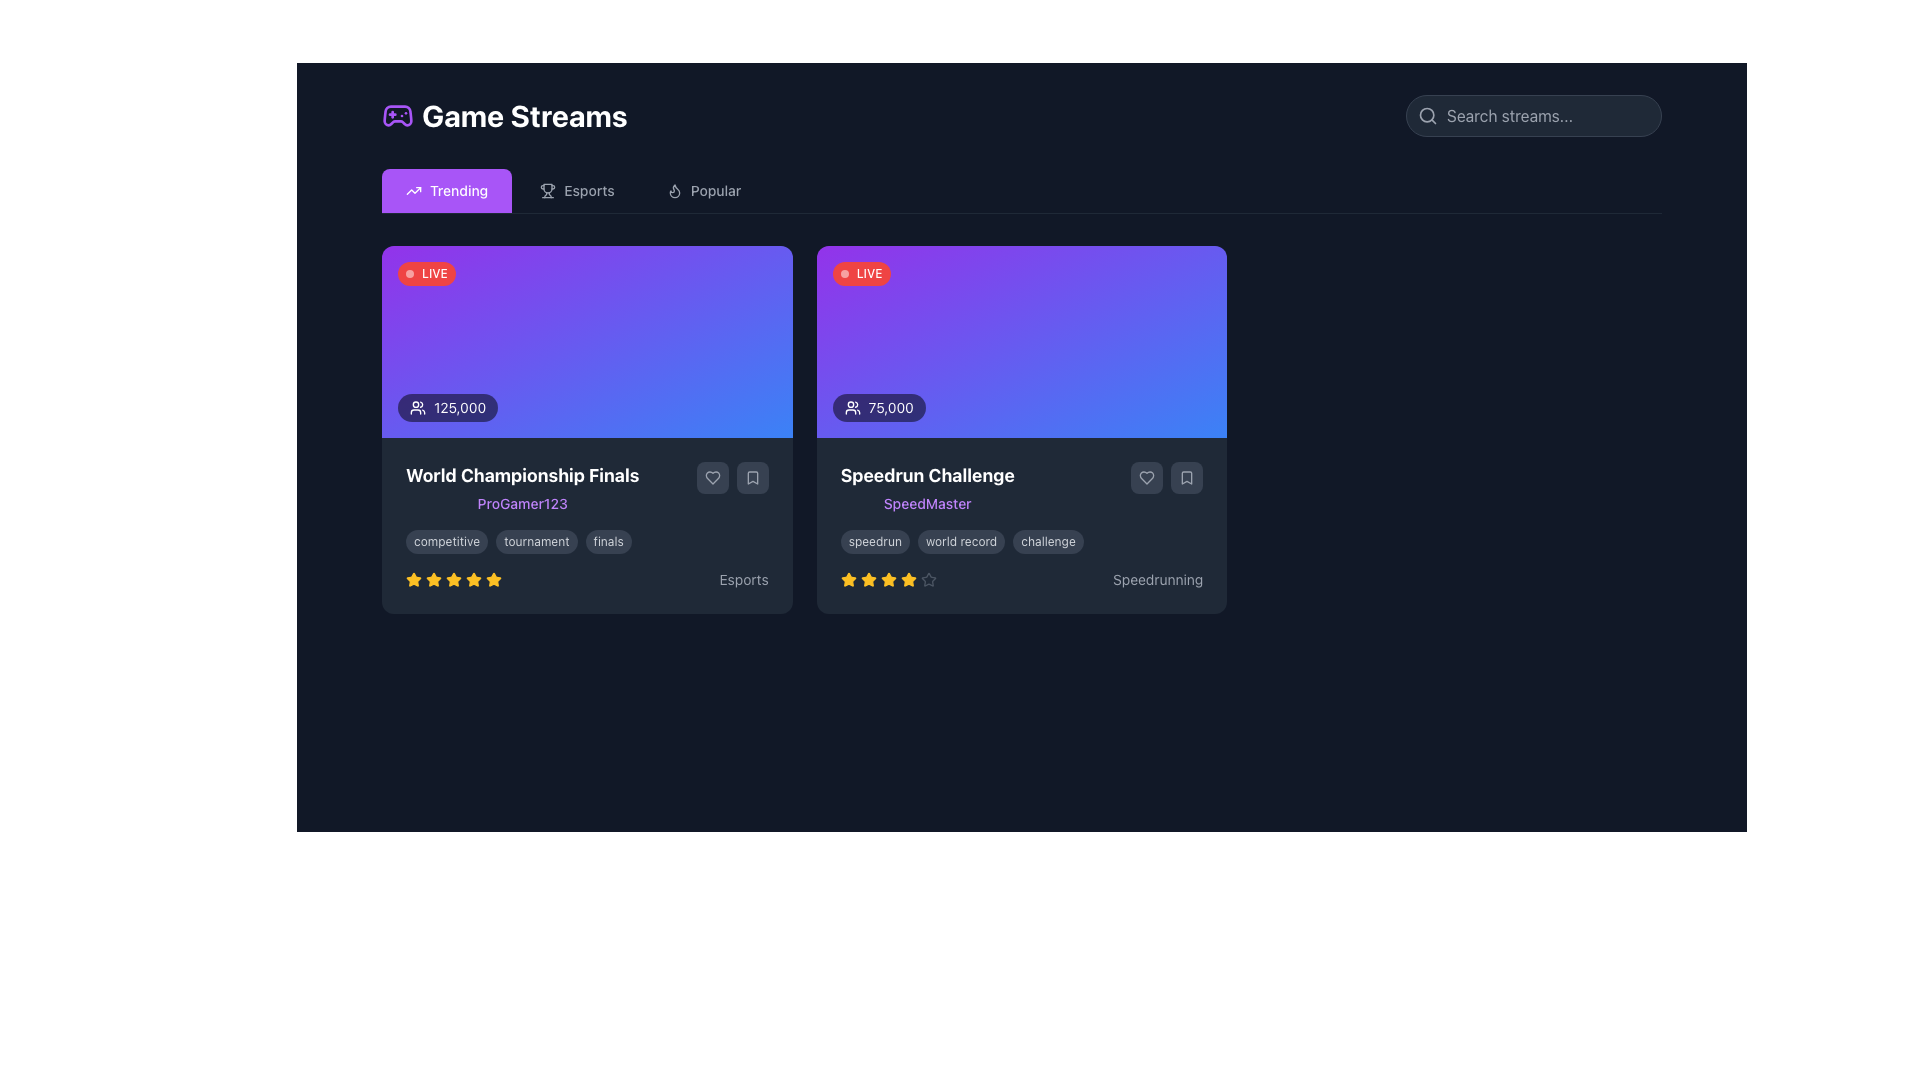  I want to click on the text label displaying the username 'ProGamer123', so click(522, 503).